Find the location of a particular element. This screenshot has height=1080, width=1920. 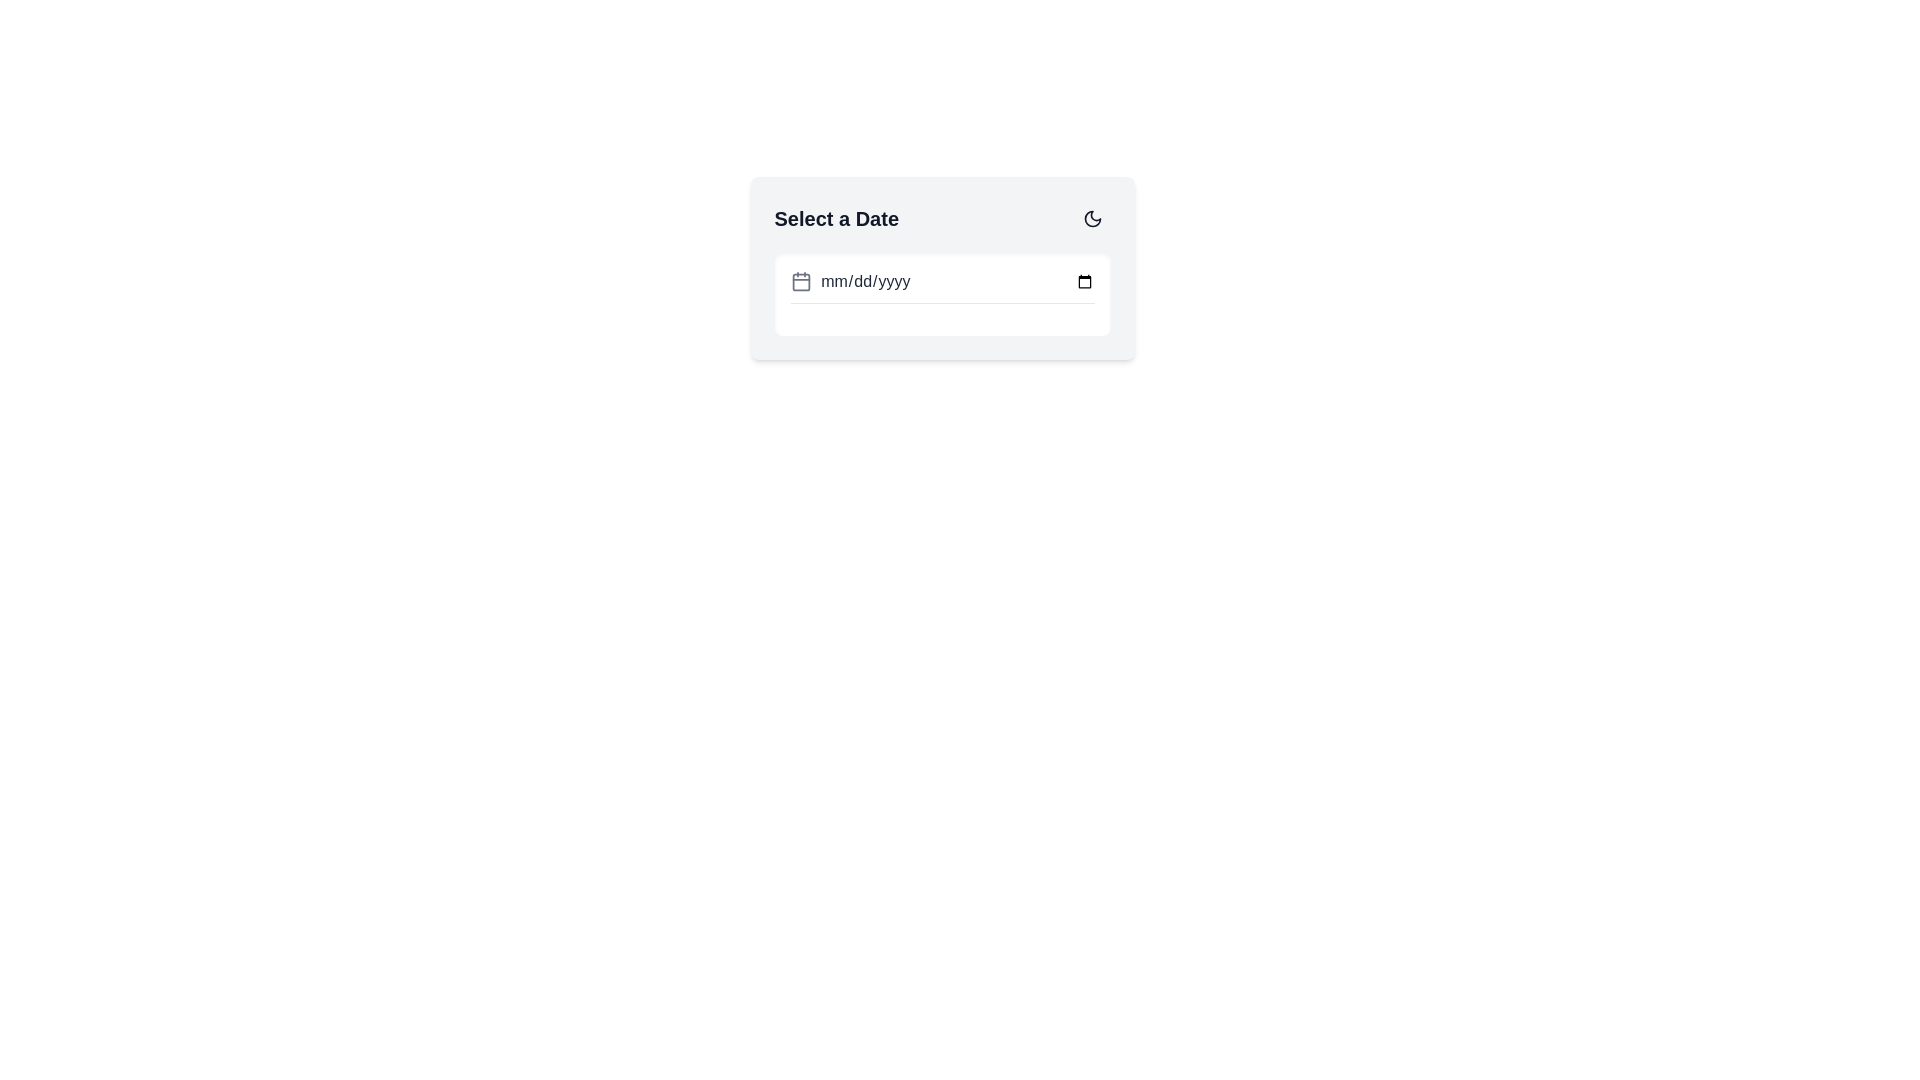

the crescent moon-shaped icon in the top-right corner of the 'Select a Date' panel is located at coordinates (1091, 219).